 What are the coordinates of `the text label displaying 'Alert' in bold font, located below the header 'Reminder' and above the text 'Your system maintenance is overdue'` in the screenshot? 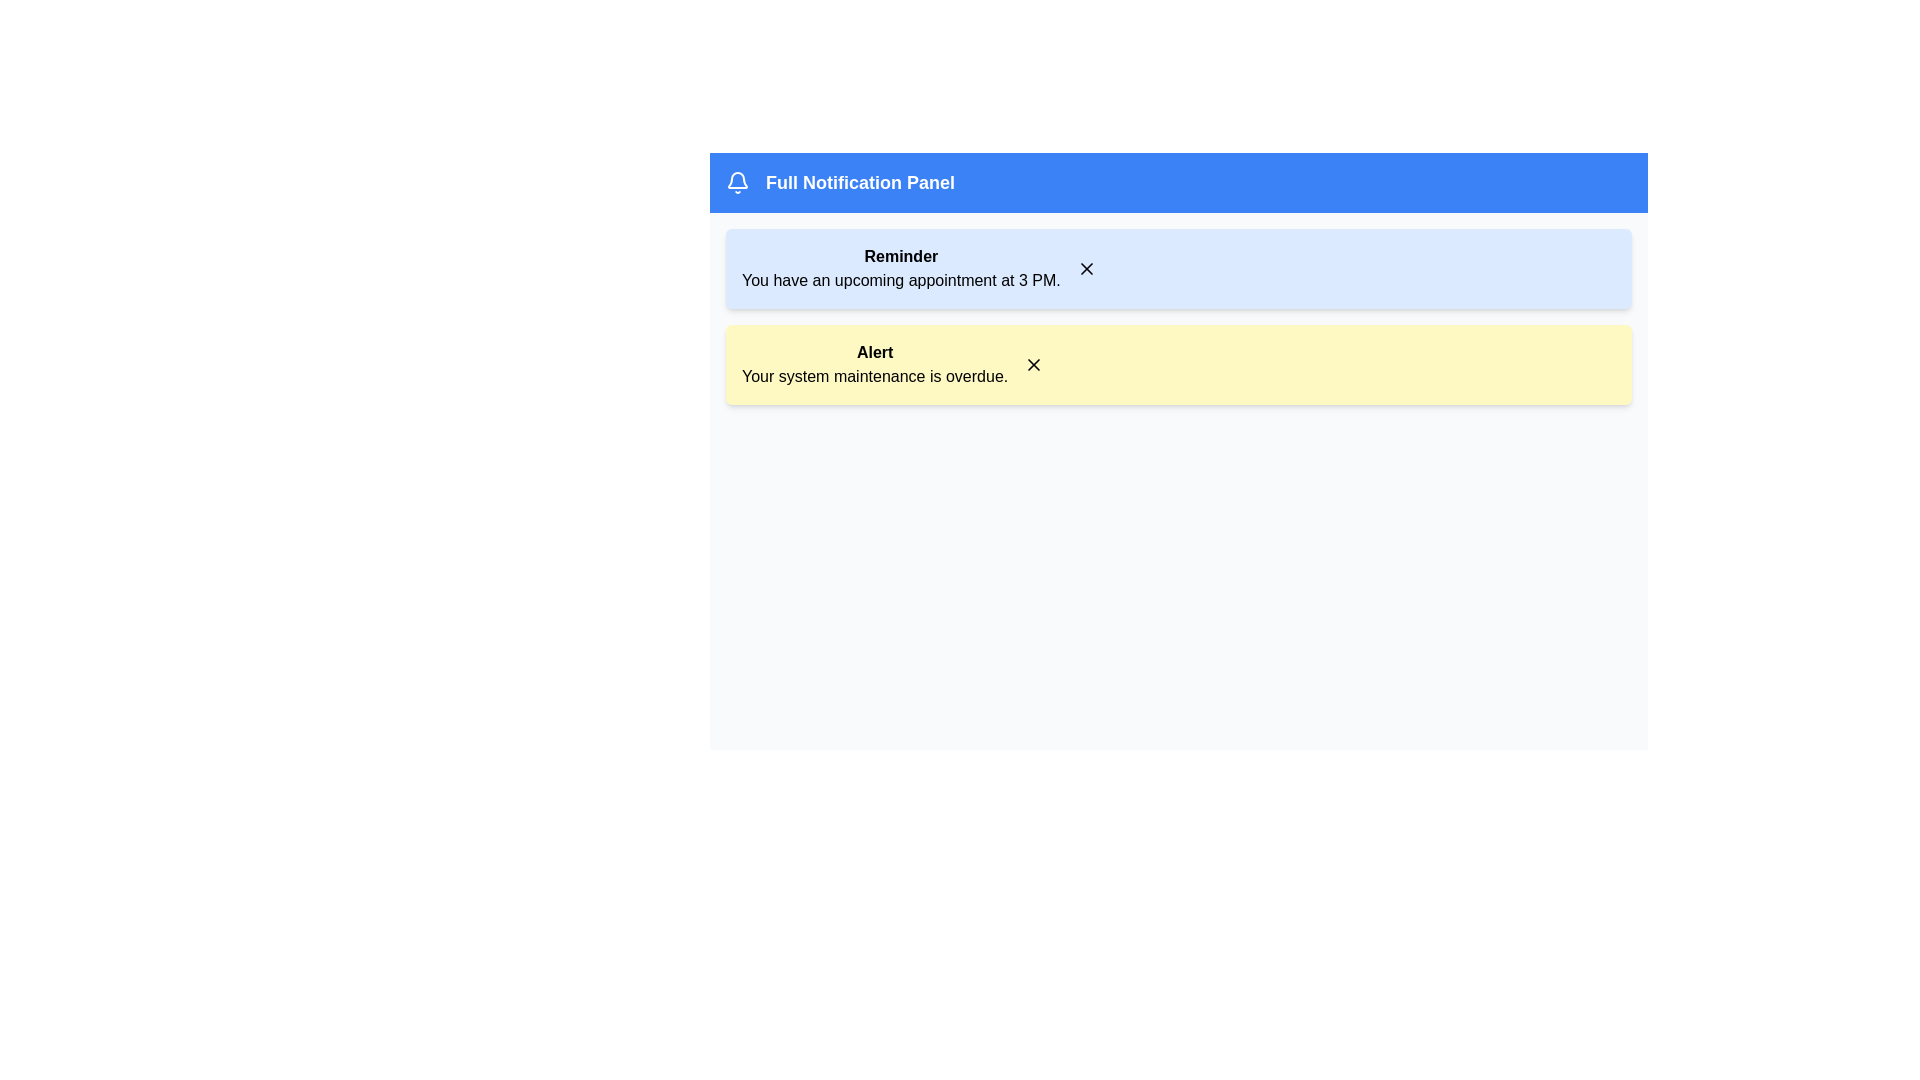 It's located at (875, 352).